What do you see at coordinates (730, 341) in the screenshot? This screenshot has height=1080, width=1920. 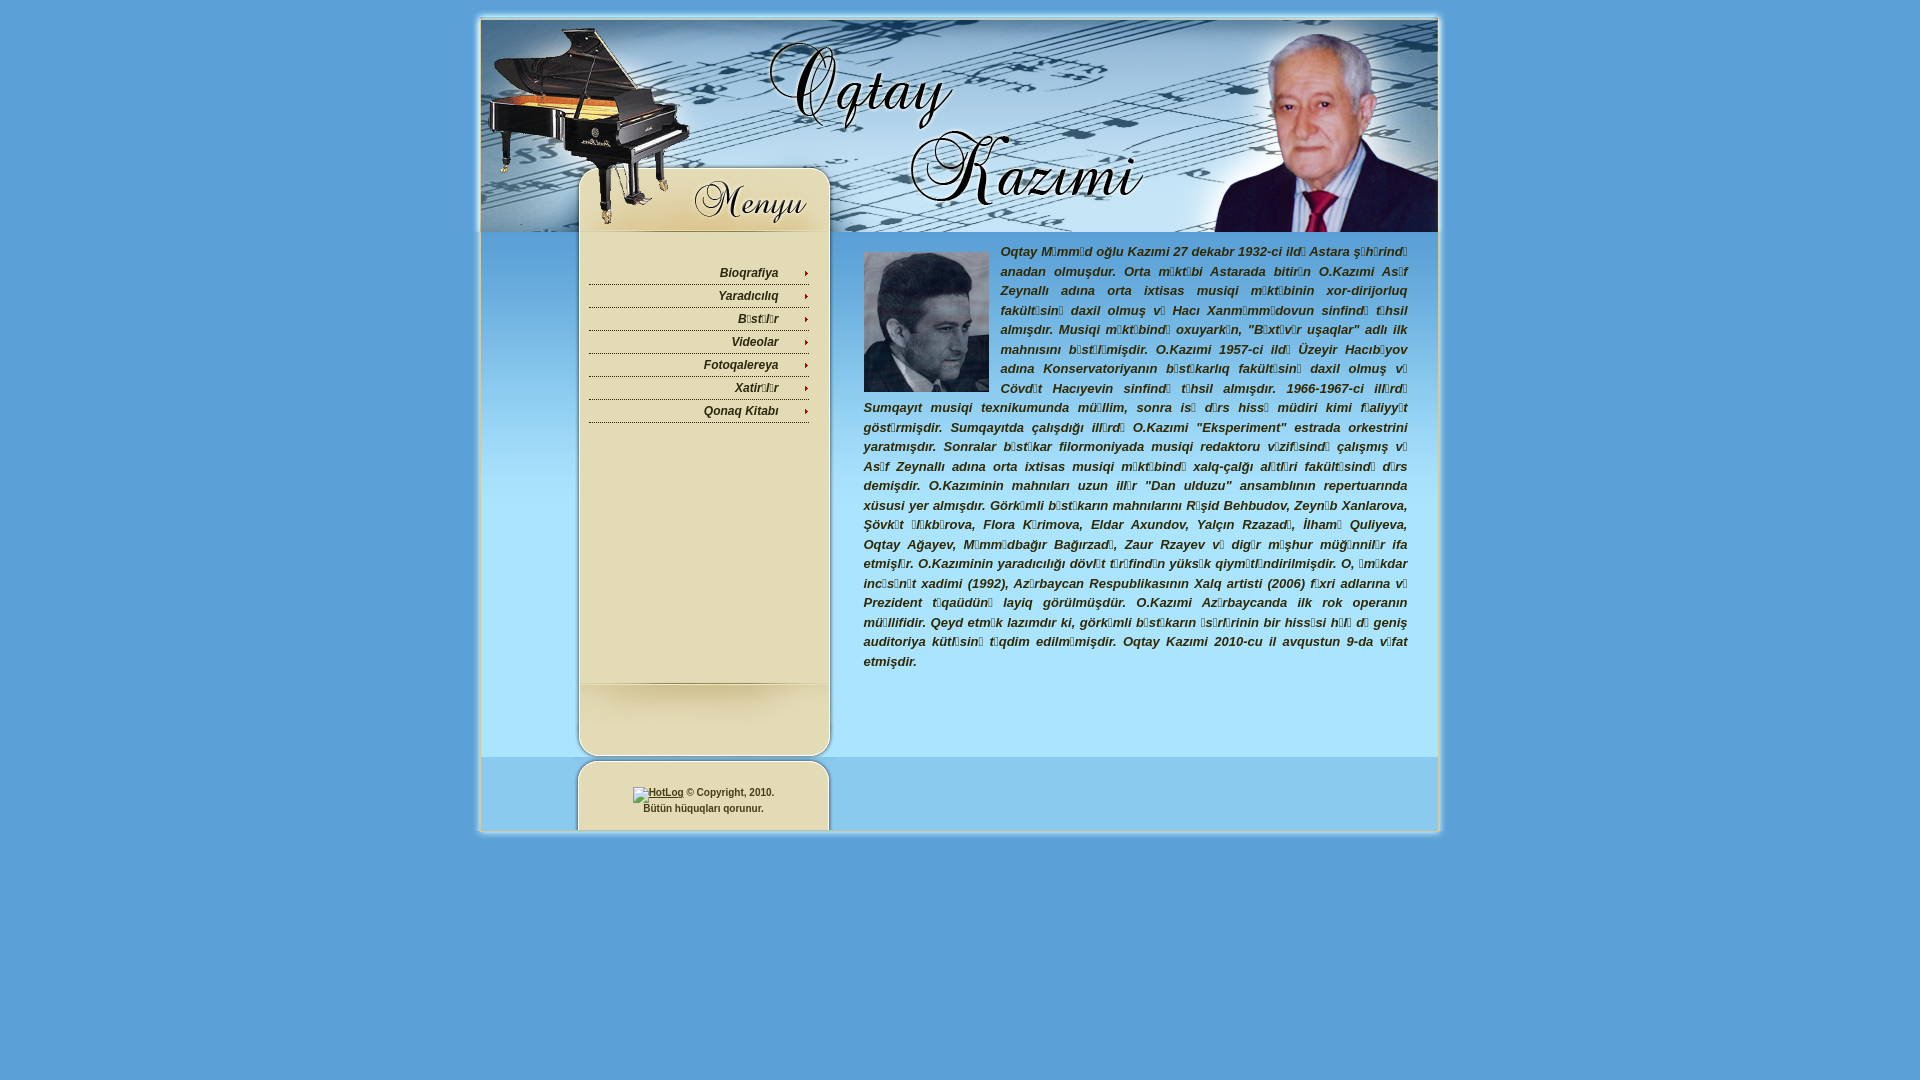 I see `'Videolar'` at bounding box center [730, 341].